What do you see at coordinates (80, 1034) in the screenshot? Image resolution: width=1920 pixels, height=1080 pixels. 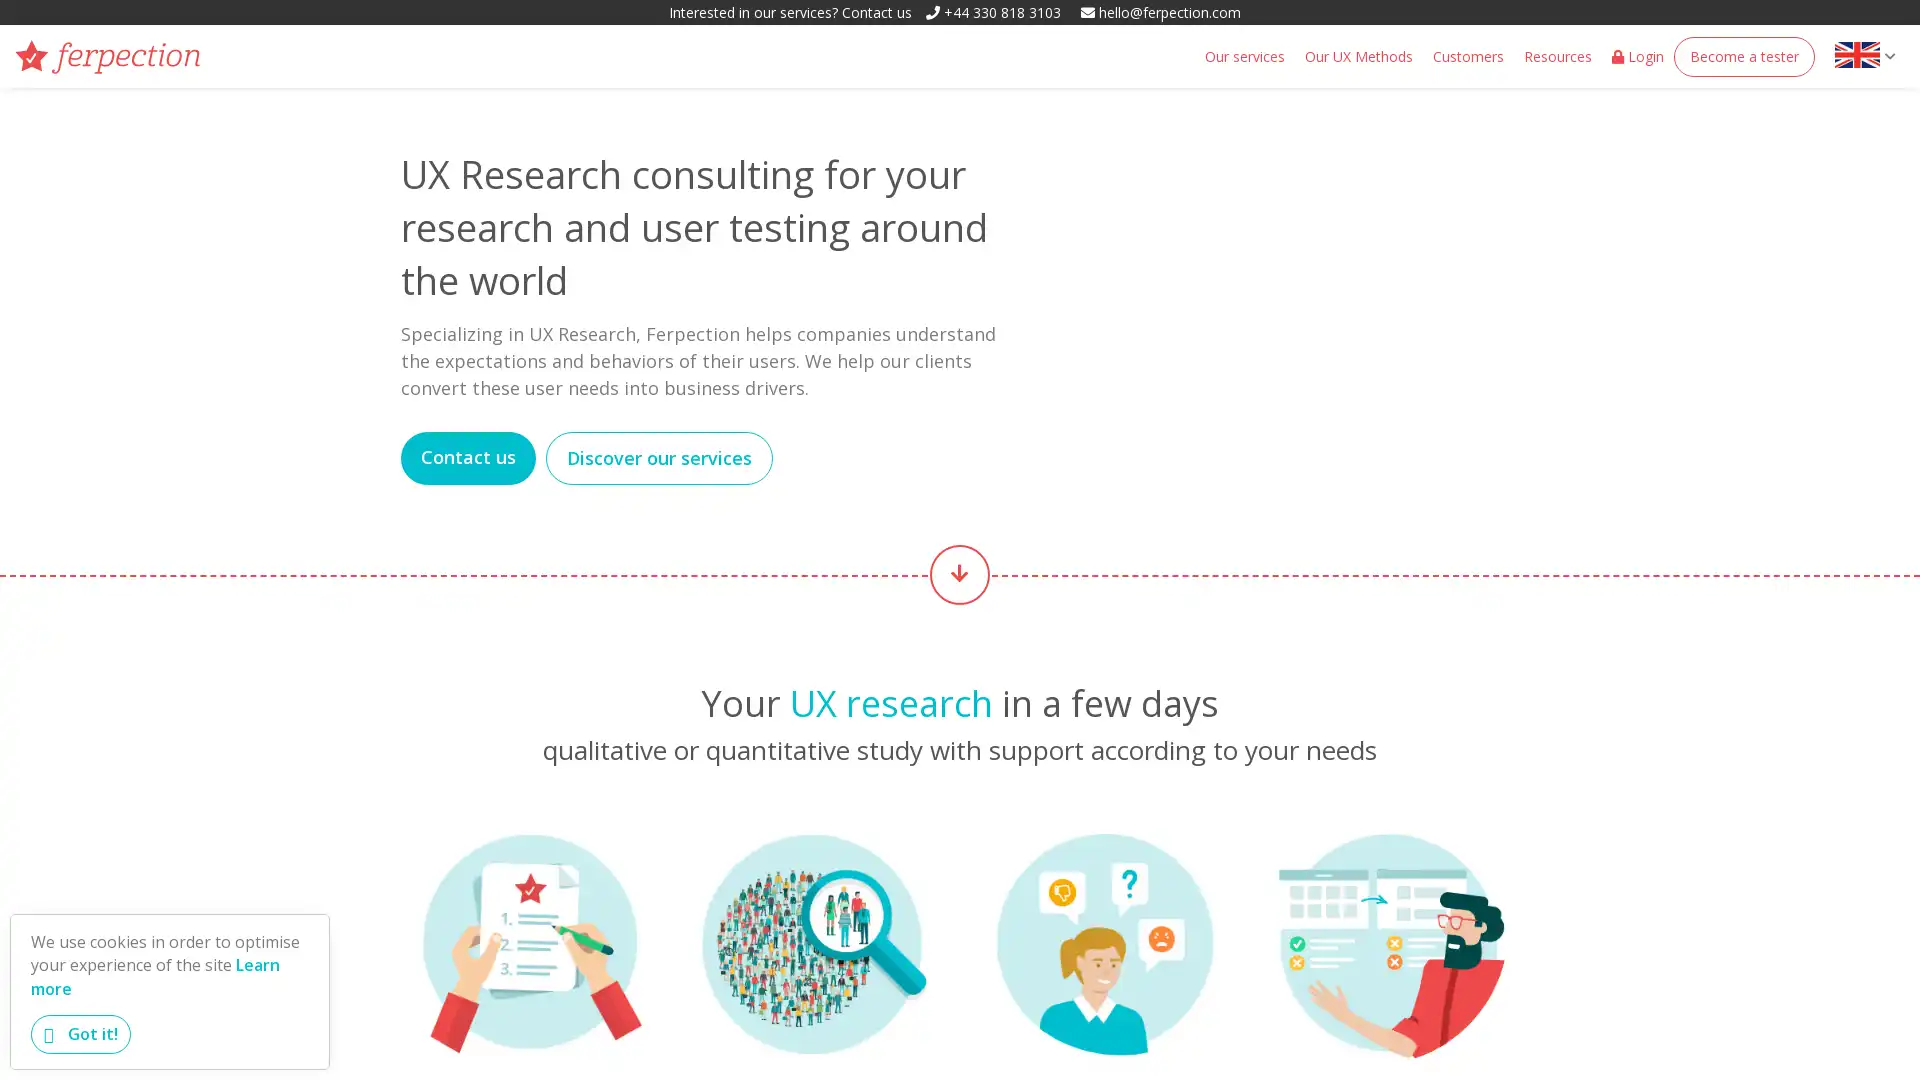 I see `dismiss cookie message` at bounding box center [80, 1034].